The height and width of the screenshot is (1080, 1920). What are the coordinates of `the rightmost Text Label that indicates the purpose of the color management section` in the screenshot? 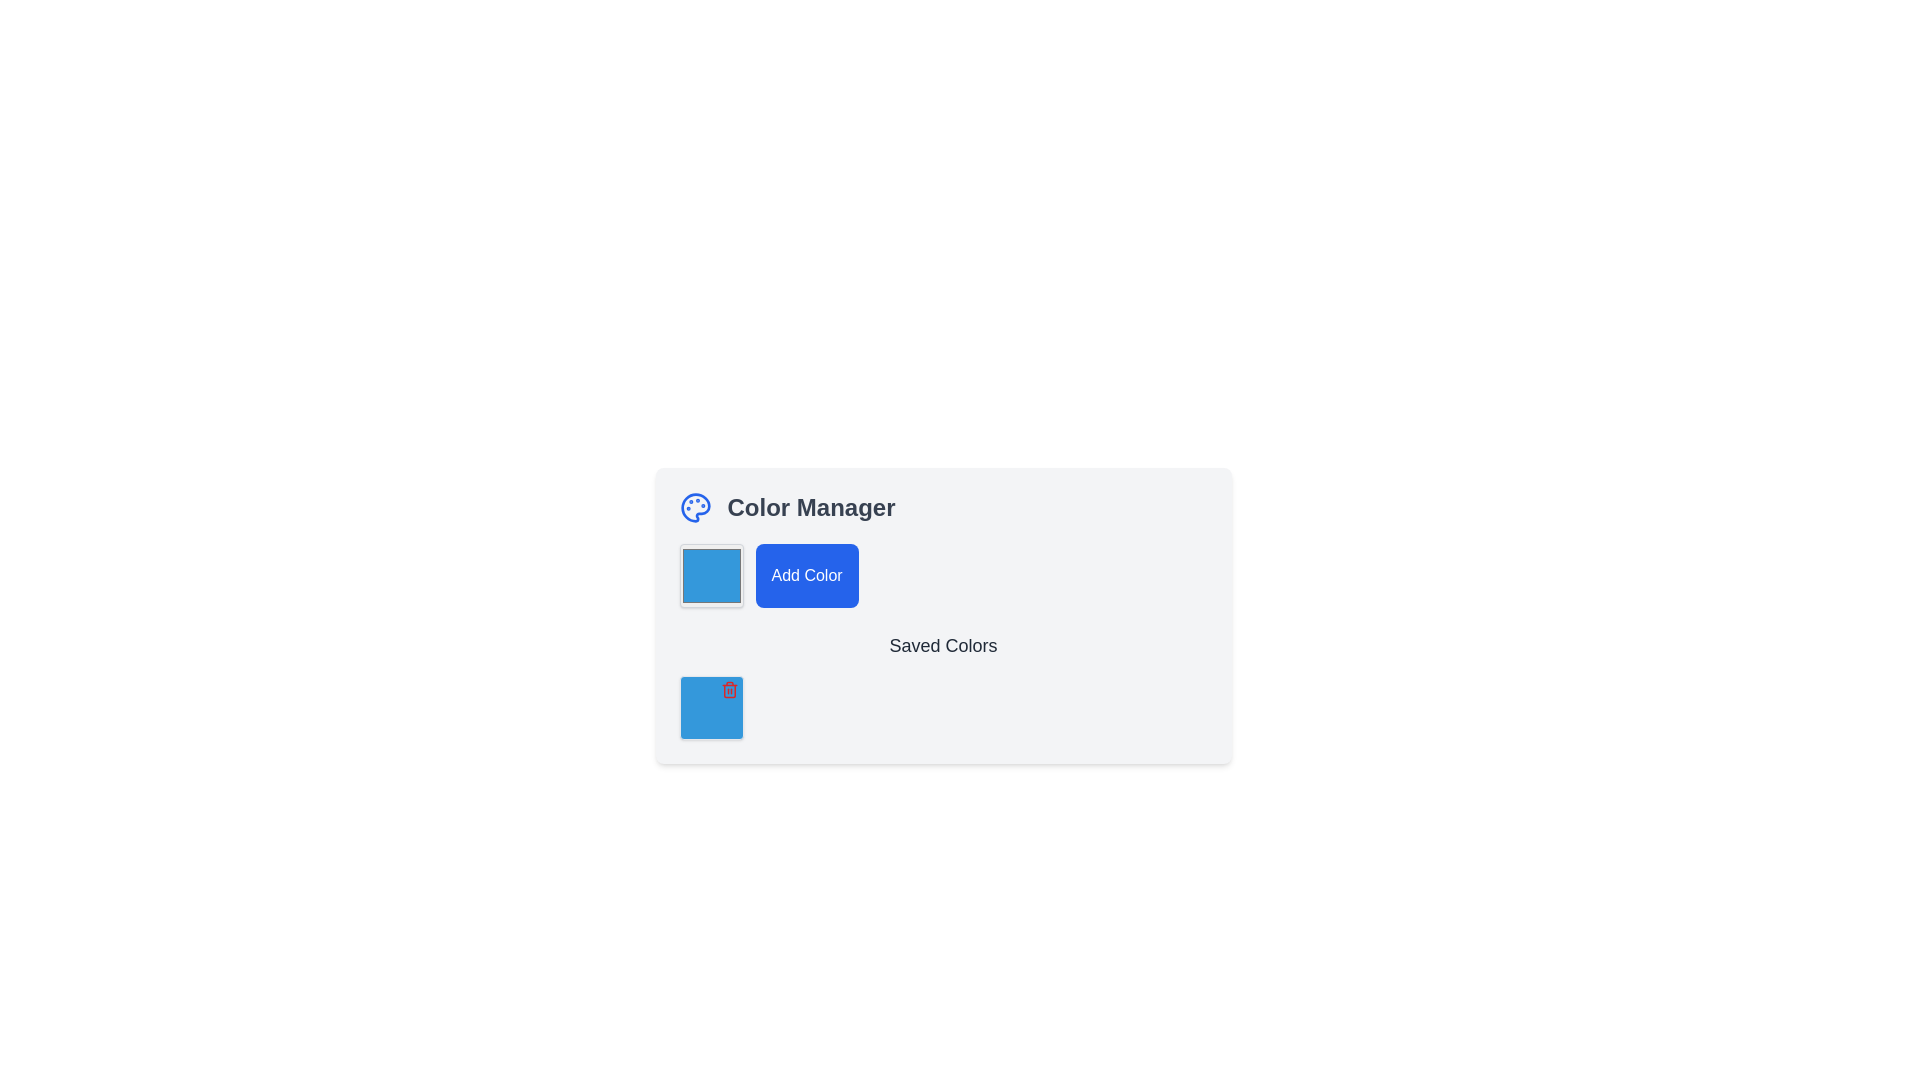 It's located at (811, 507).